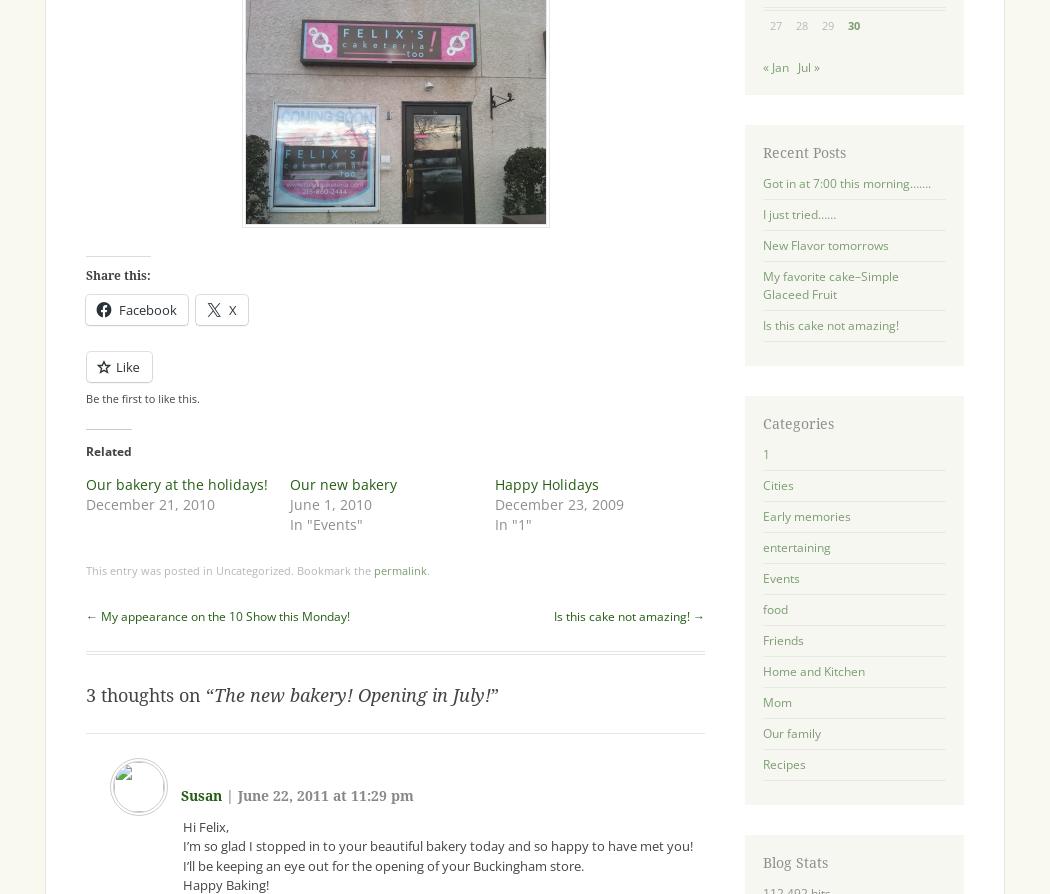 The width and height of the screenshot is (1050, 894). I want to click on 'I’m so glad I stopped in to your beautiful bakery today and so happy to have met you!', so click(436, 844).